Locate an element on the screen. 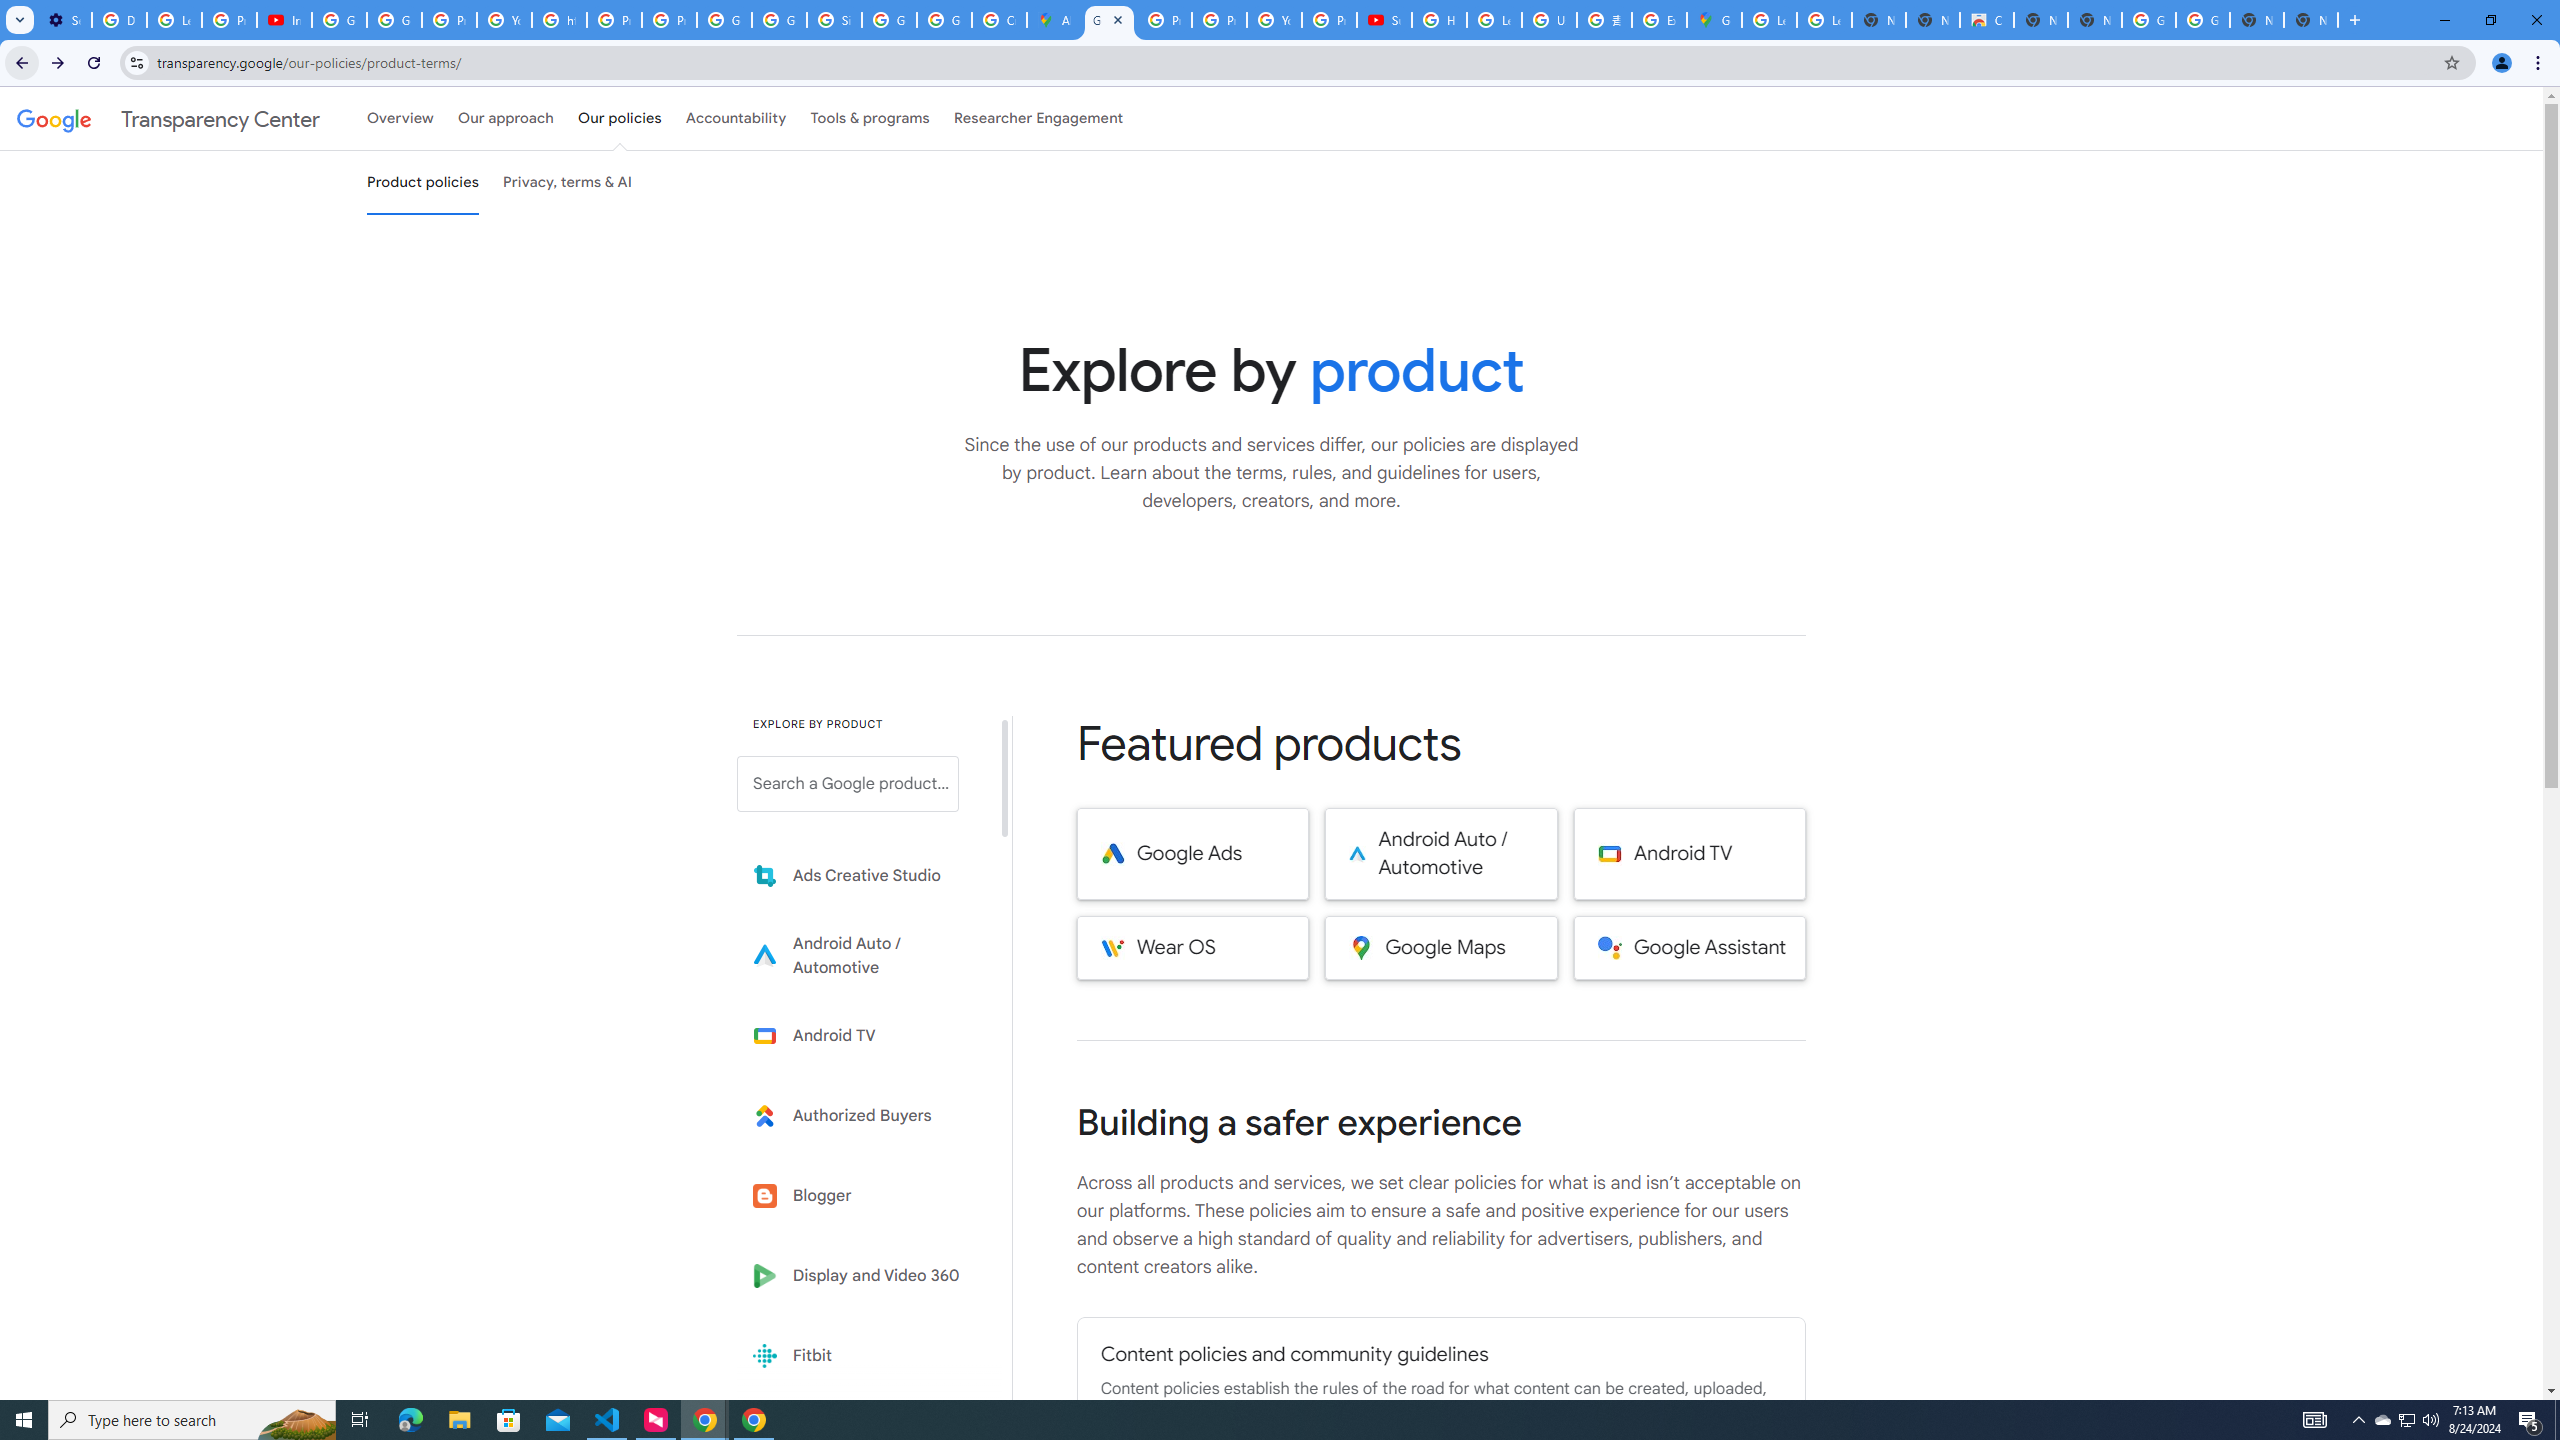 This screenshot has width=2560, height=1440. 'Google Images' is located at coordinates (2148, 19).